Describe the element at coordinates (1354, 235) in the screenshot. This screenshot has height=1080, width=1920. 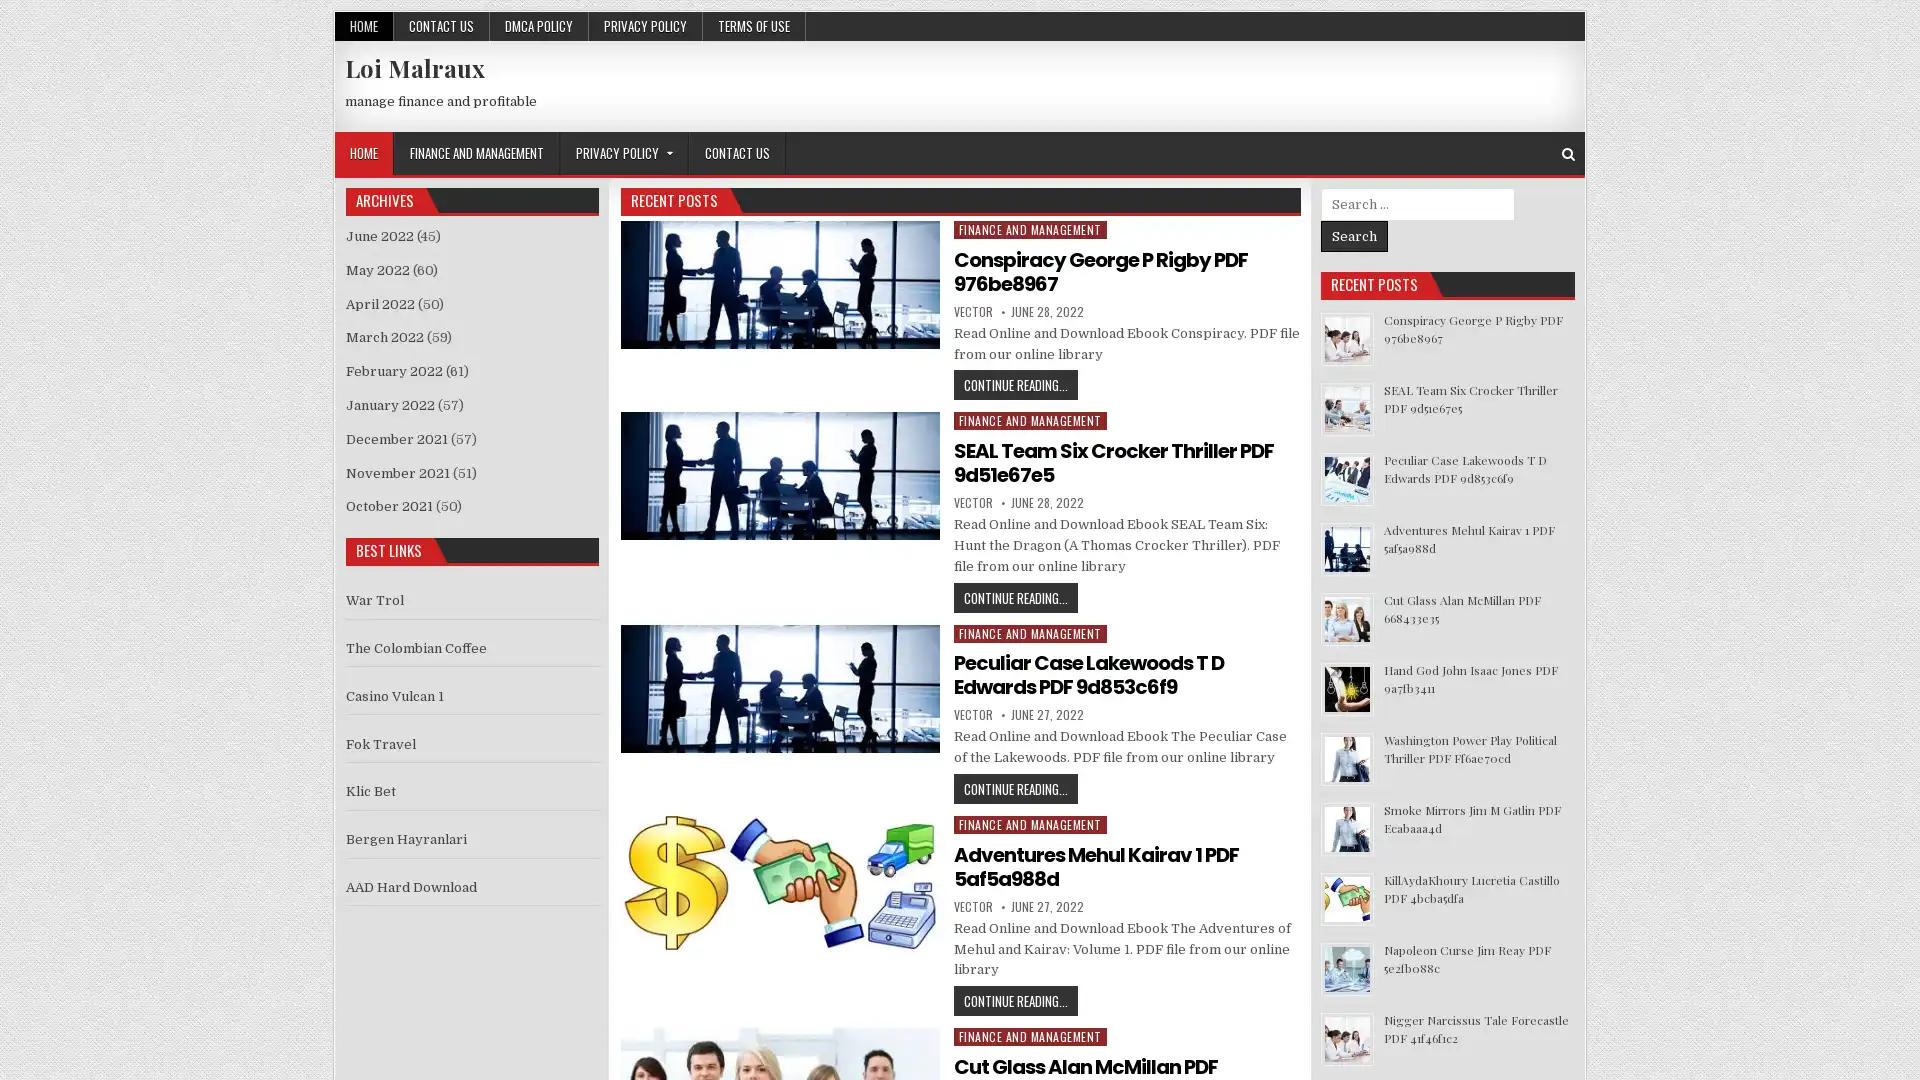
I see `Search` at that location.